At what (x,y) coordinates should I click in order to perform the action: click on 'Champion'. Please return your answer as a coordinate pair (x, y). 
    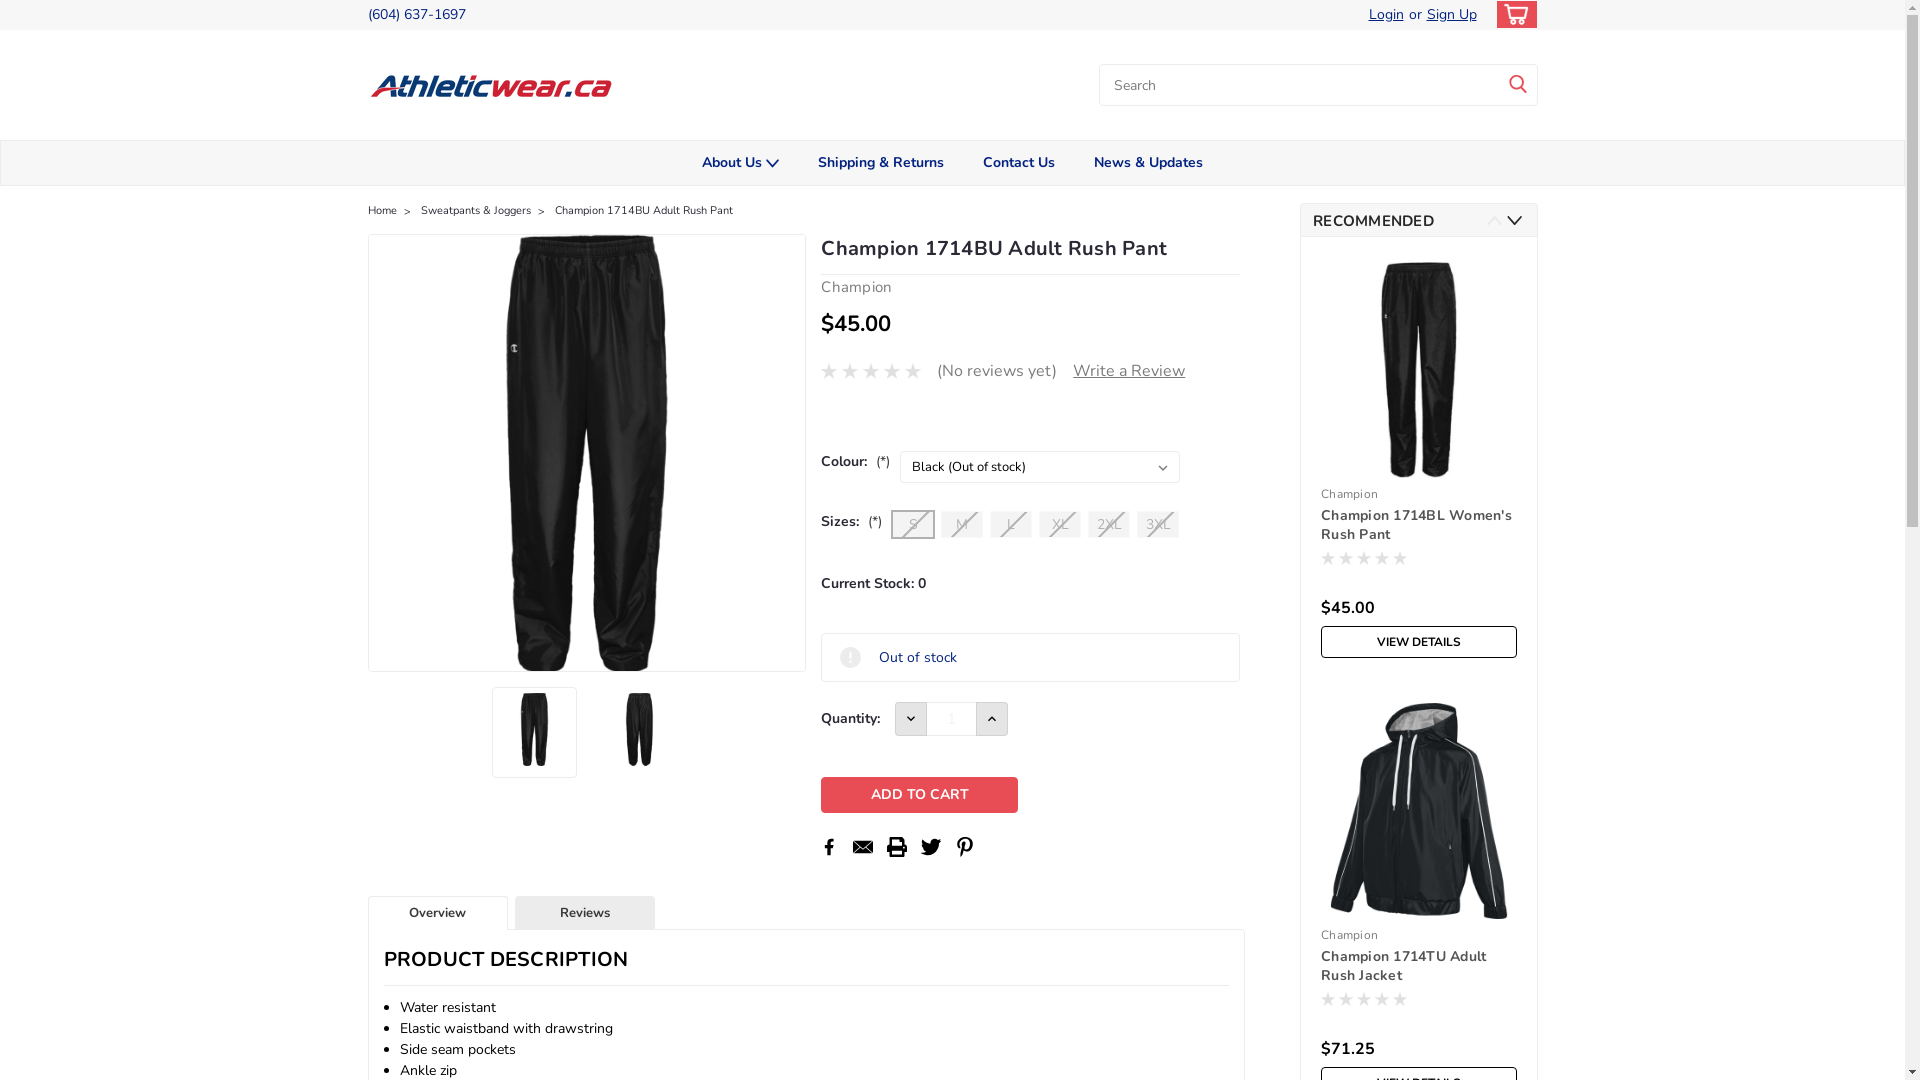
    Looking at the image, I should click on (856, 286).